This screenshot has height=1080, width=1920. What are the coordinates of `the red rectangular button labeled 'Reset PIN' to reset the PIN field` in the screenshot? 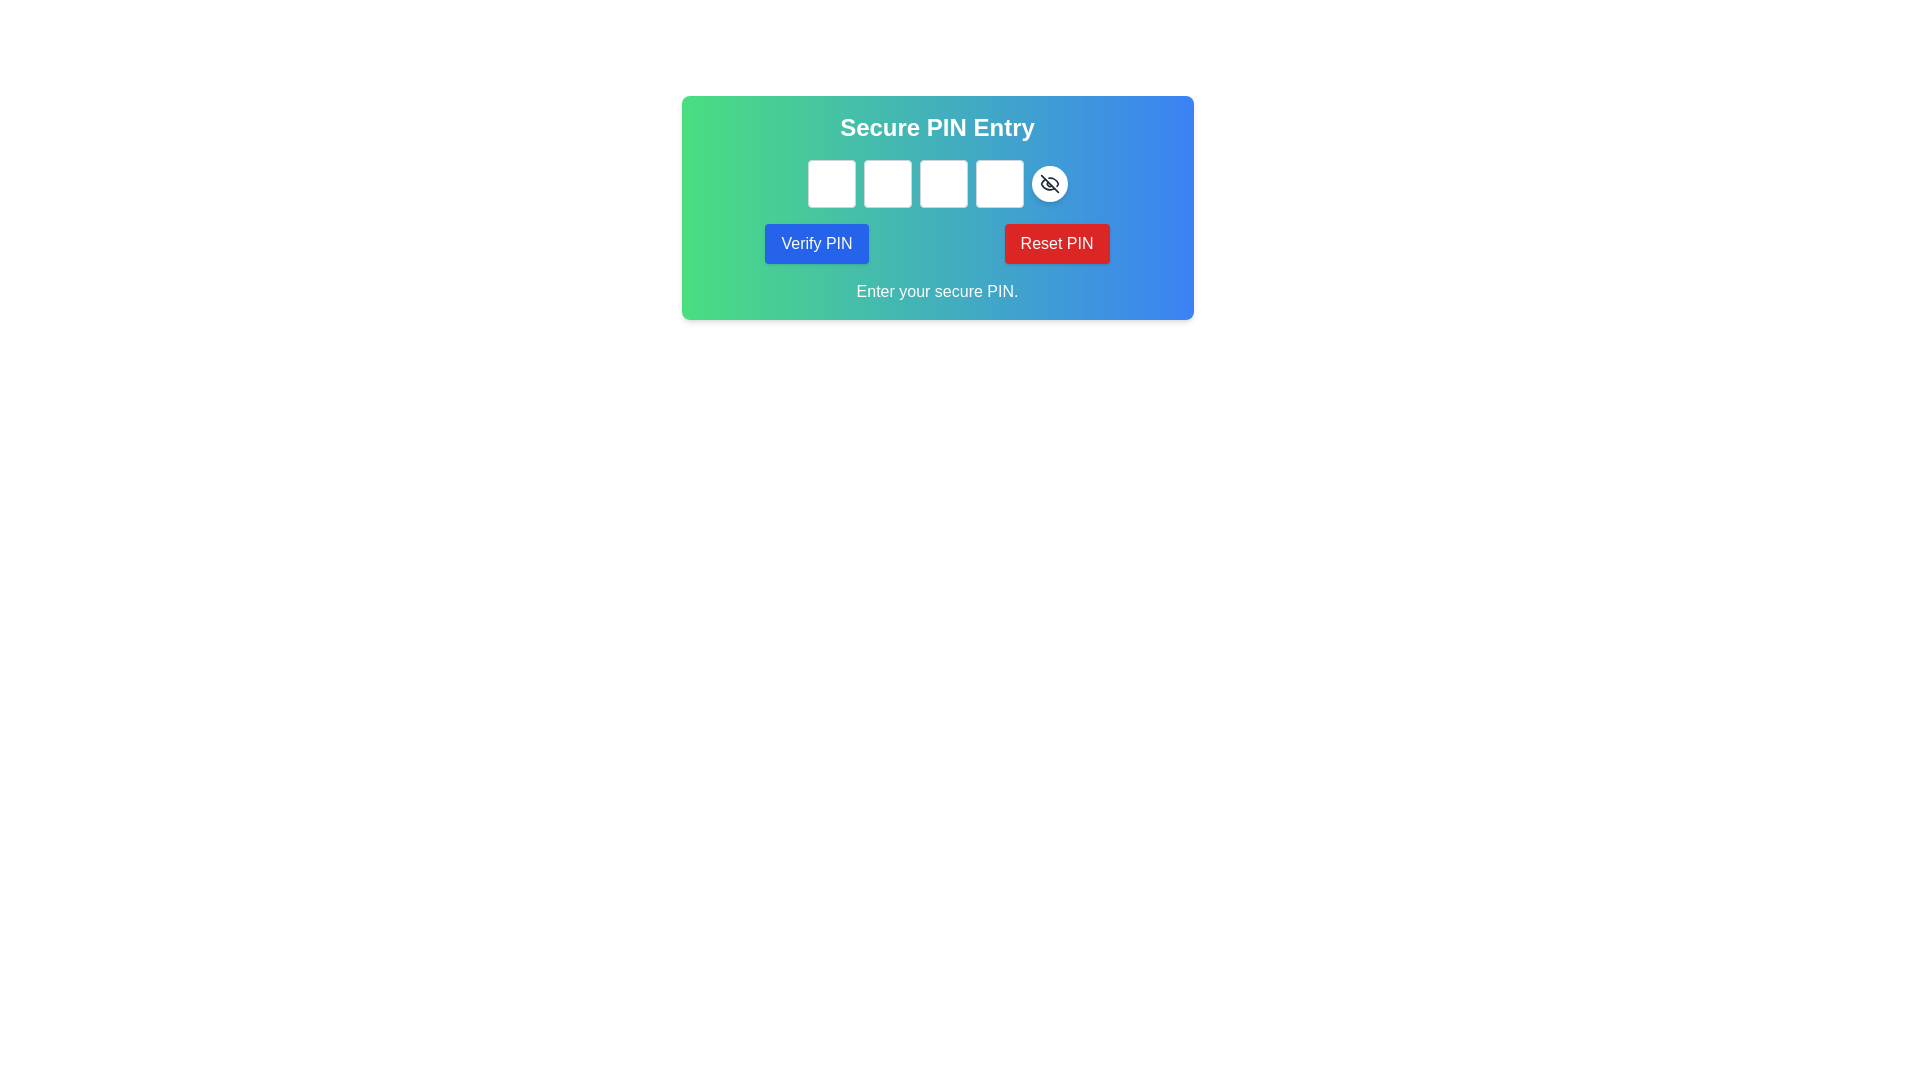 It's located at (1055, 242).